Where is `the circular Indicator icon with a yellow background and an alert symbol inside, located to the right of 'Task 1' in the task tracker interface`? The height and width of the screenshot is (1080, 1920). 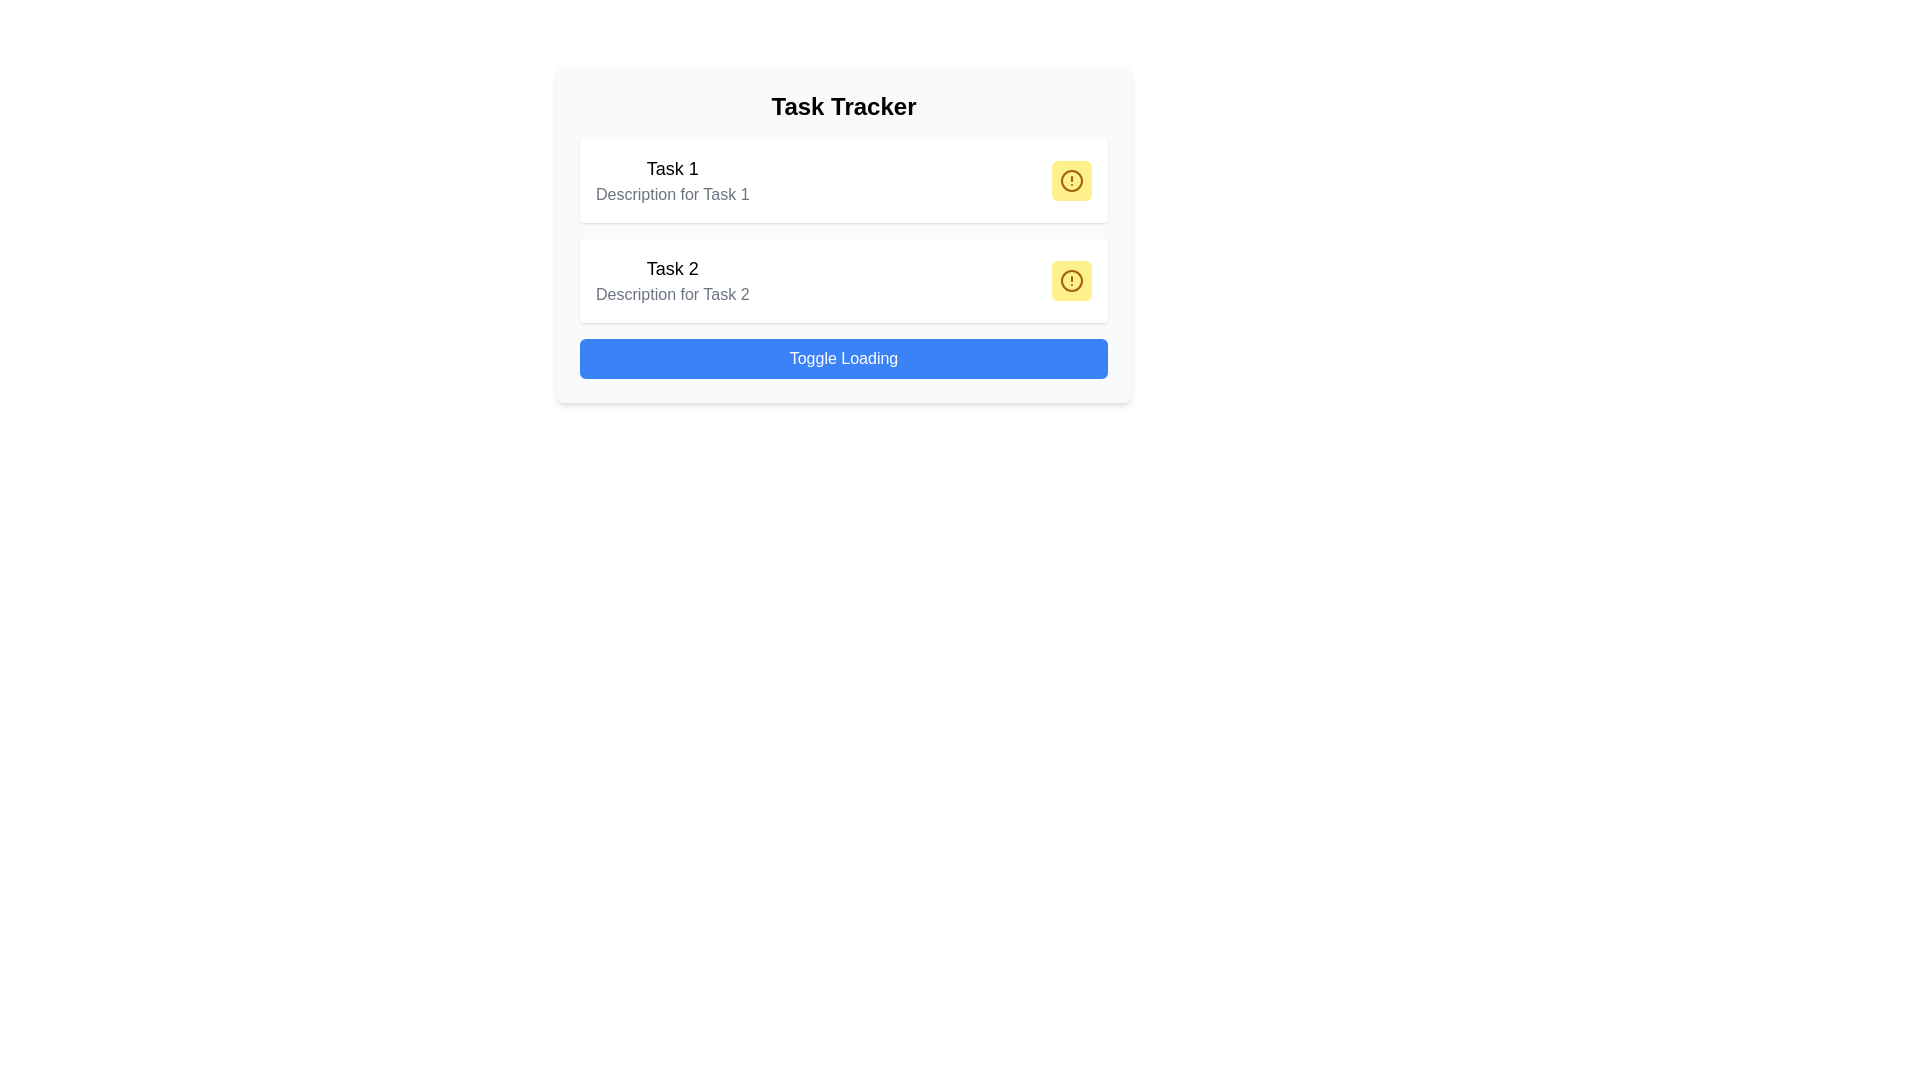 the circular Indicator icon with a yellow background and an alert symbol inside, located to the right of 'Task 1' in the task tracker interface is located at coordinates (1070, 181).